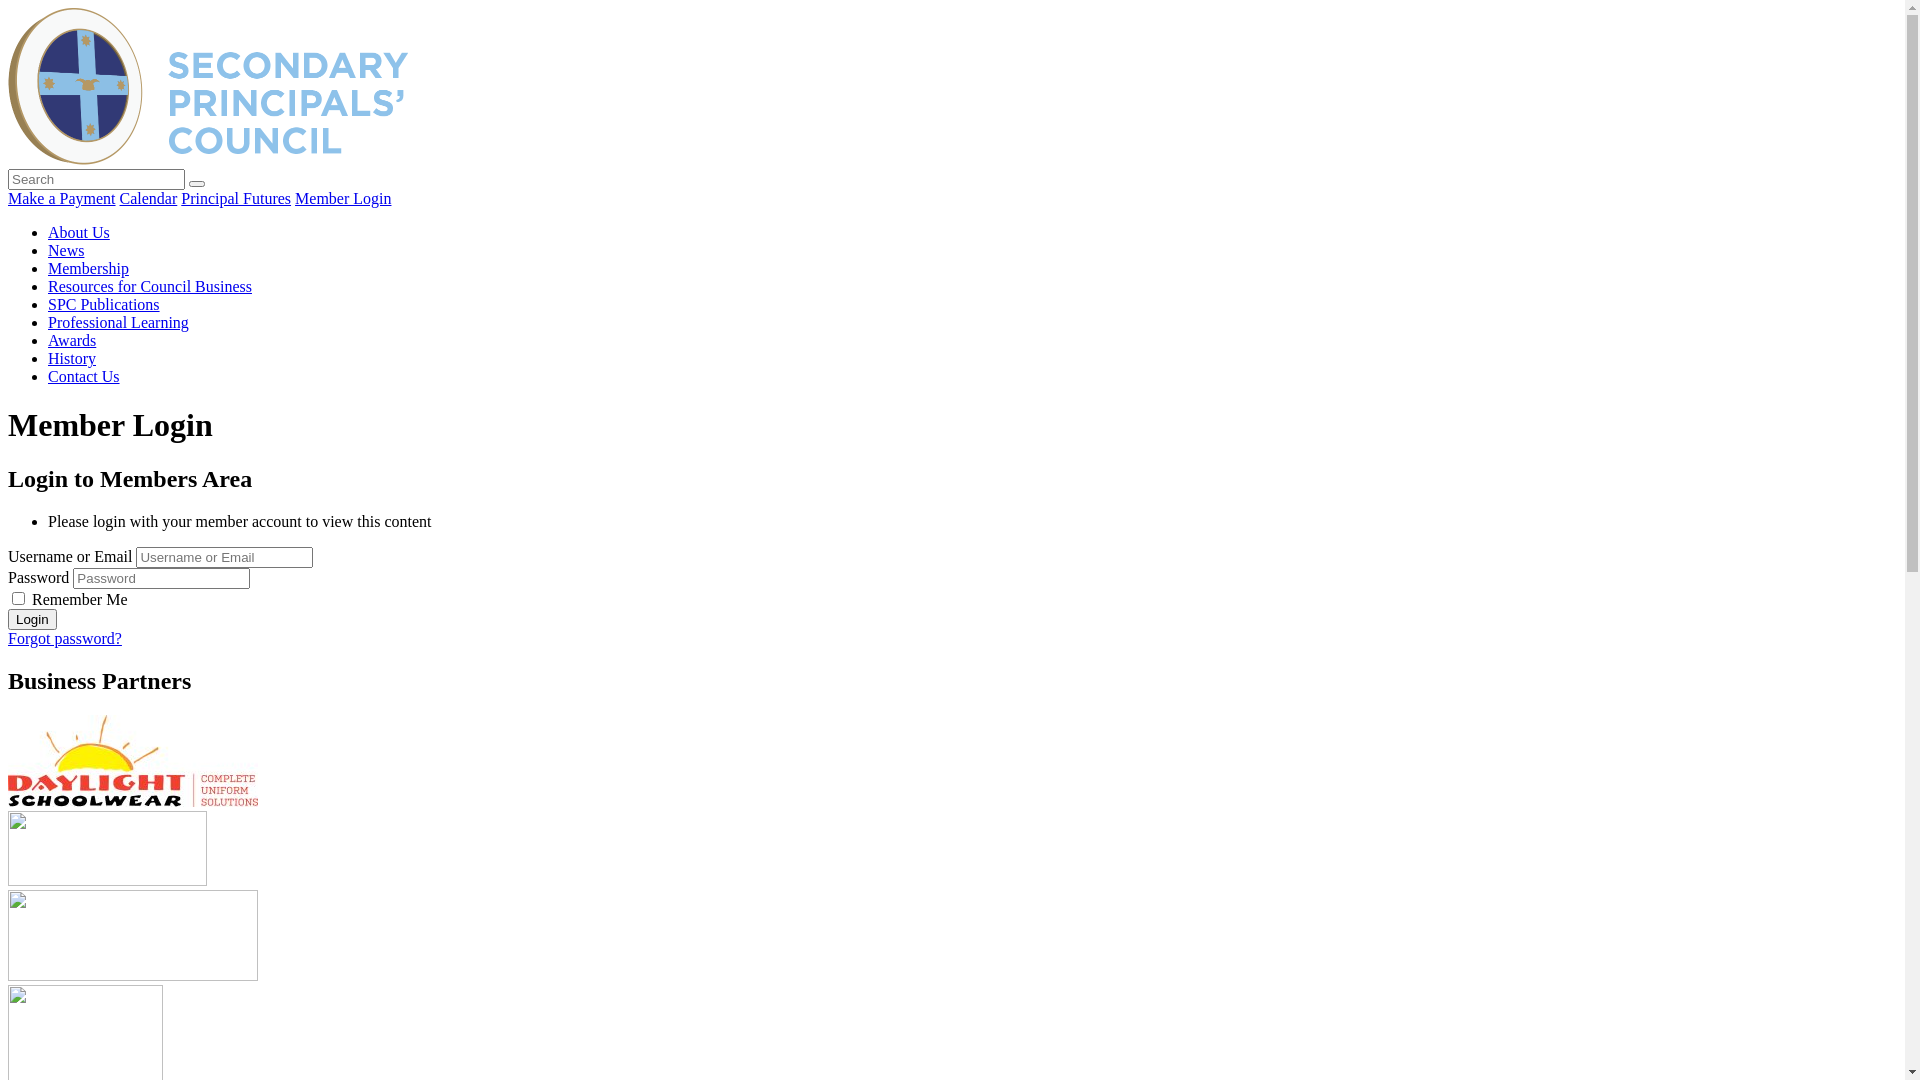 The width and height of the screenshot is (1920, 1080). I want to click on 'About Us', so click(78, 231).